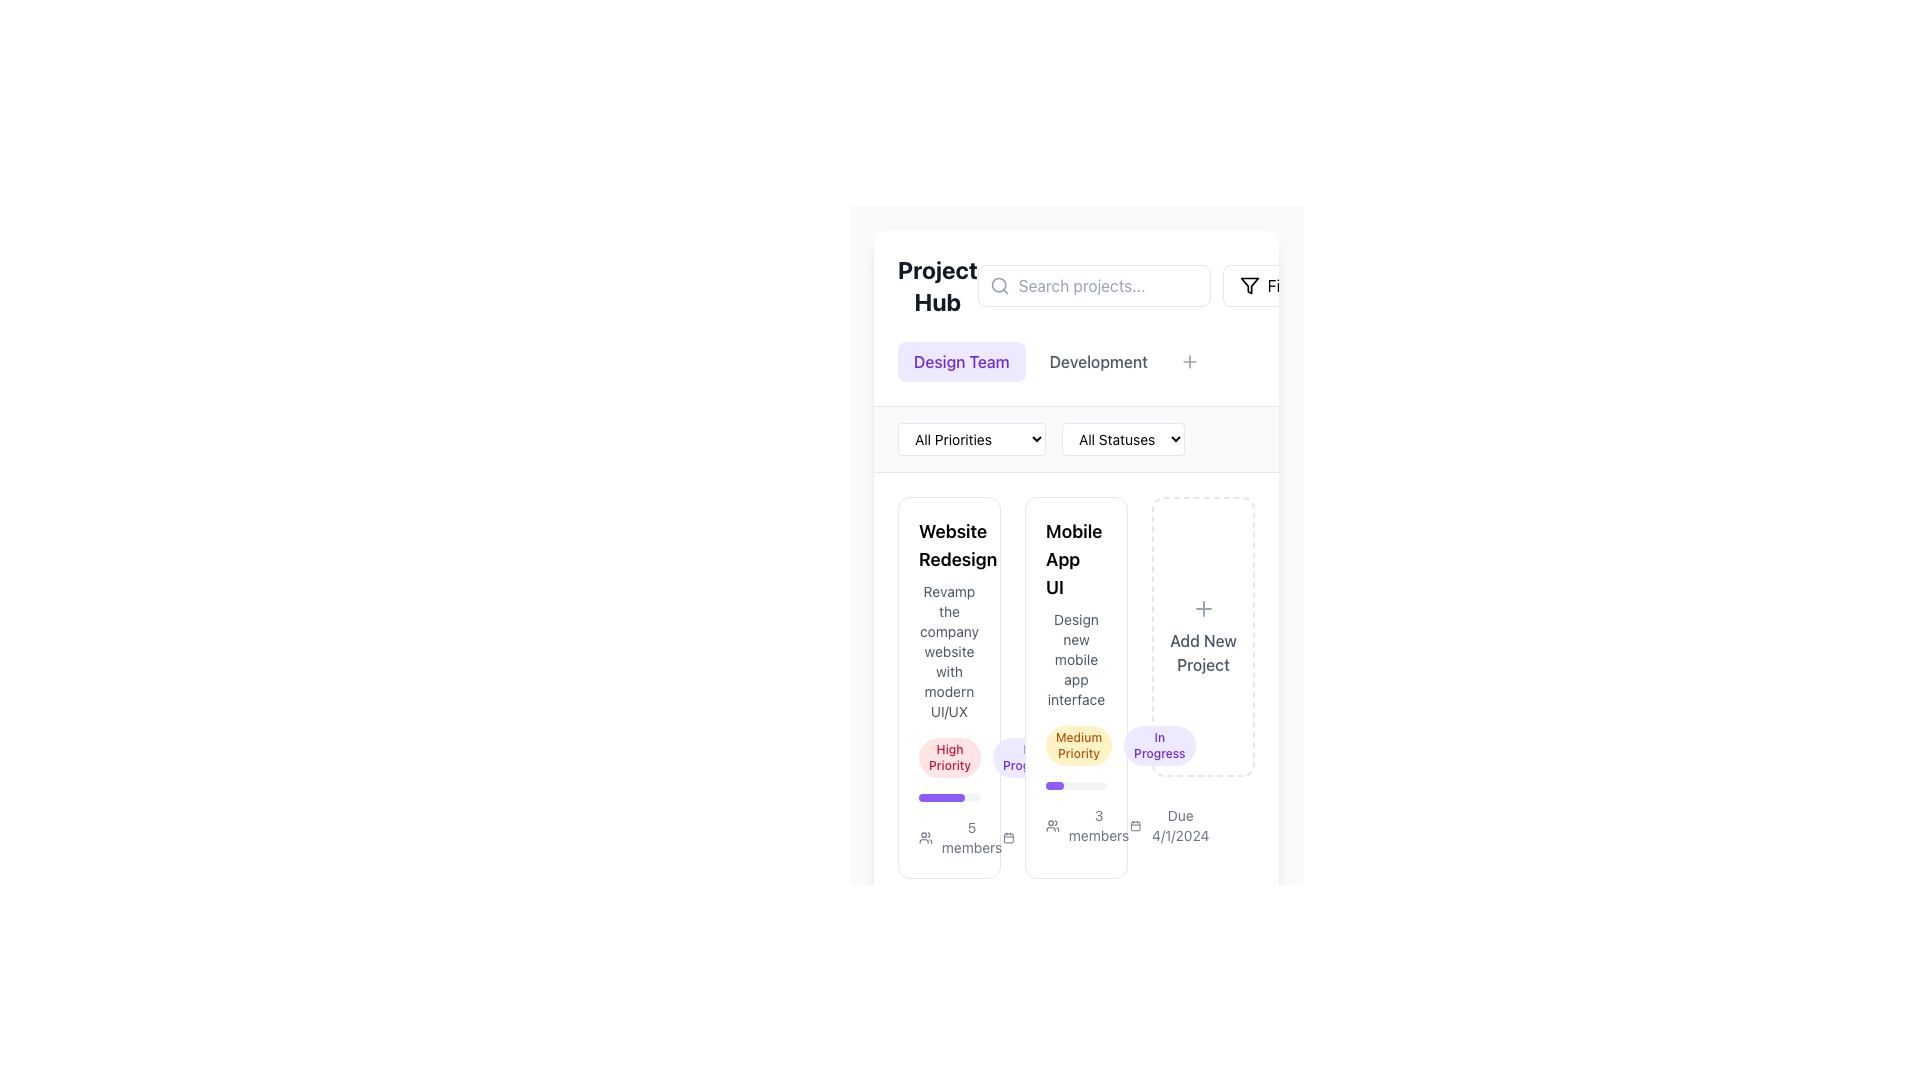 The image size is (1920, 1080). What do you see at coordinates (1075, 362) in the screenshot?
I see `the button that switches the context to the 'Development' section, located centrally among buttons, to the right of the 'Design Team' button and to the left of a button with a '+' icon` at bounding box center [1075, 362].